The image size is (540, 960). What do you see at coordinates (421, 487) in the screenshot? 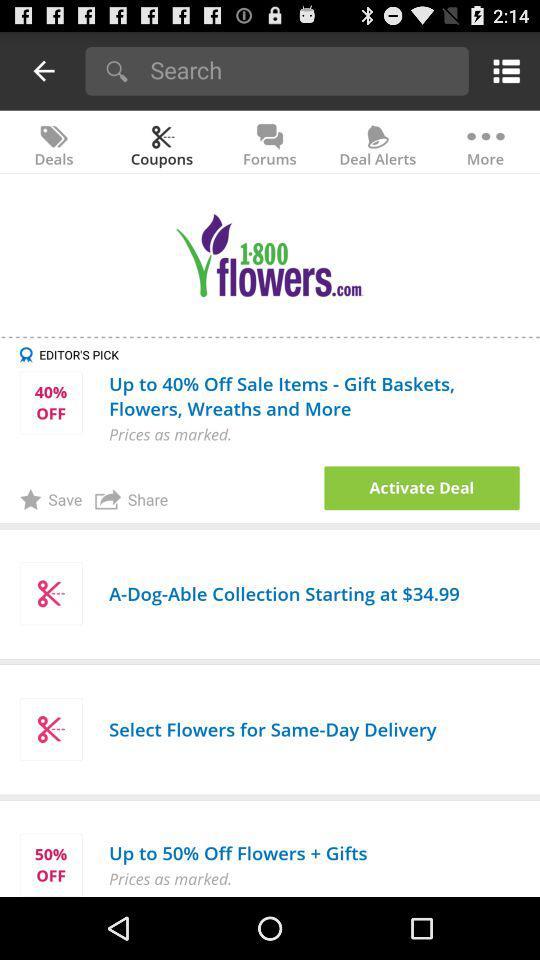
I see `open the deal option` at bounding box center [421, 487].